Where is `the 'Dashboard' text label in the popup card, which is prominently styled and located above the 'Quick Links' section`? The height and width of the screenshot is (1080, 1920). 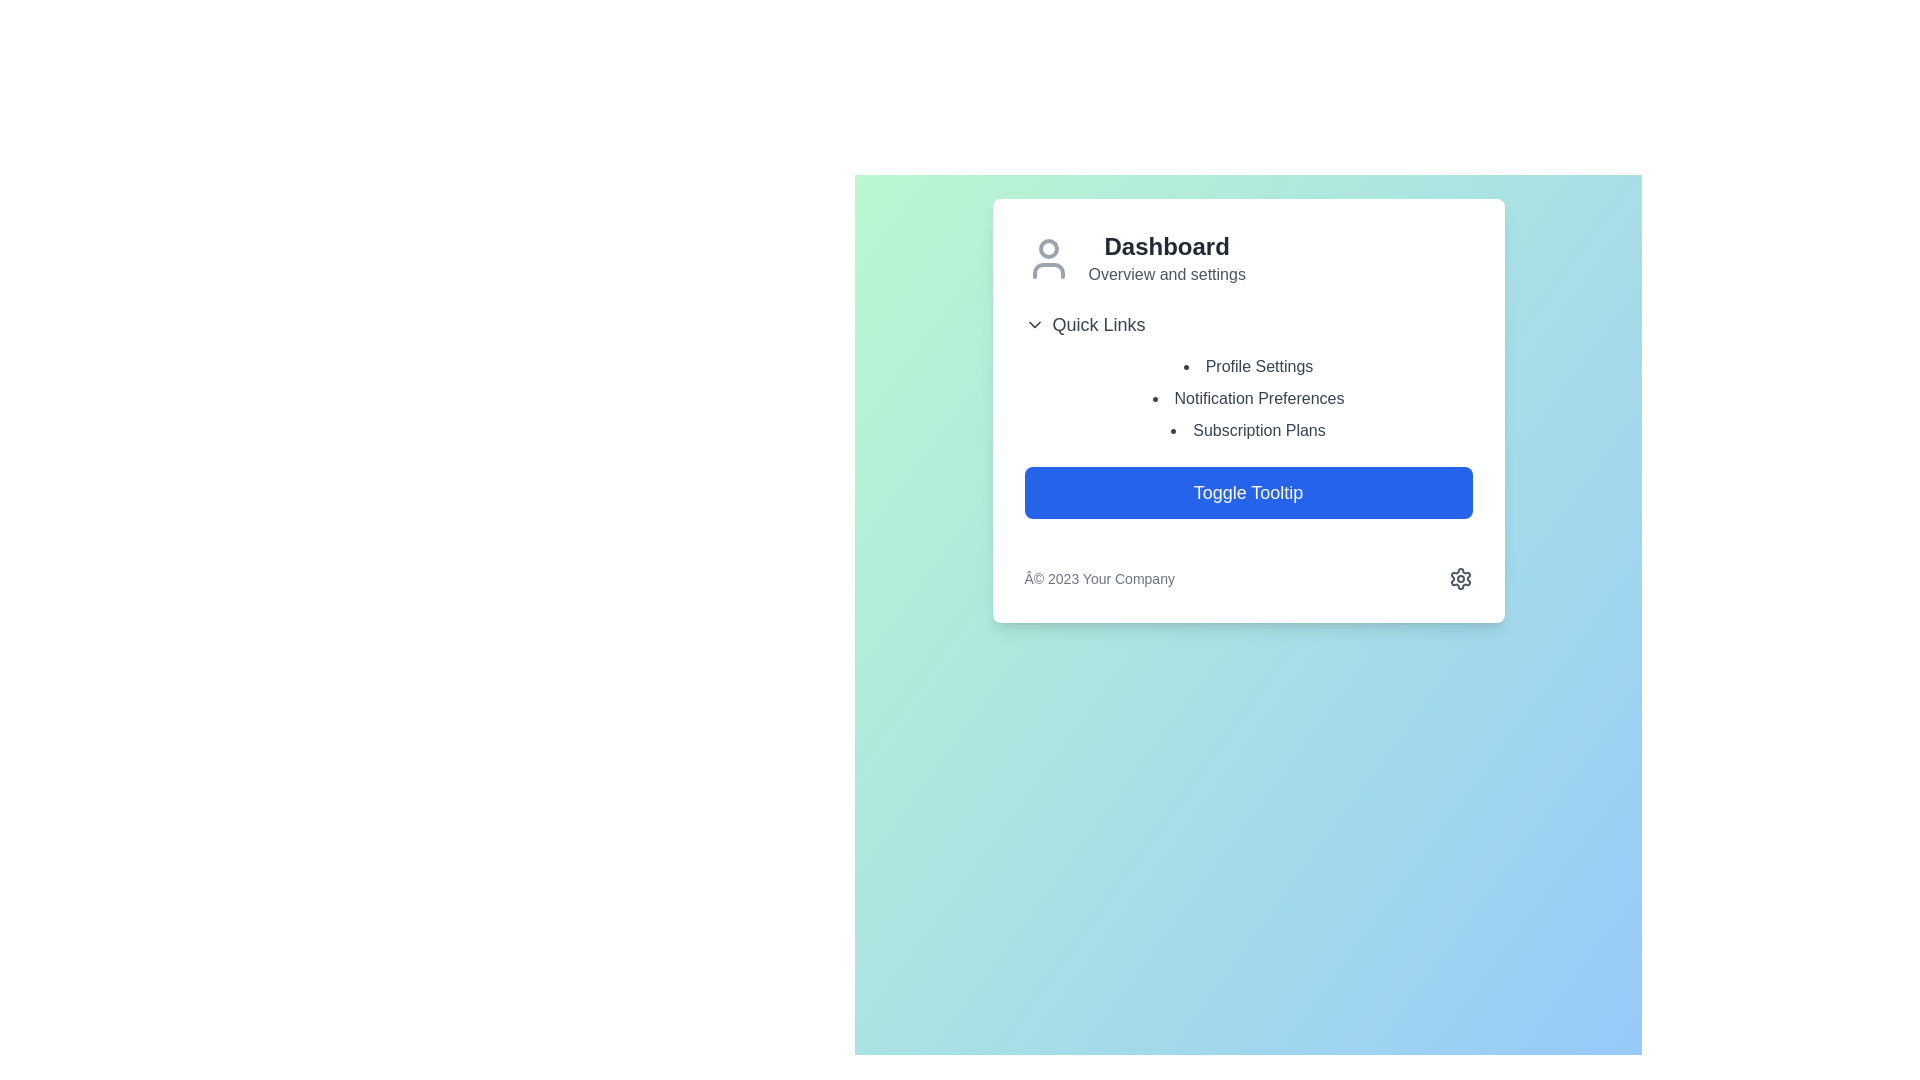 the 'Dashboard' text label in the popup card, which is prominently styled and located above the 'Quick Links' section is located at coordinates (1167, 257).